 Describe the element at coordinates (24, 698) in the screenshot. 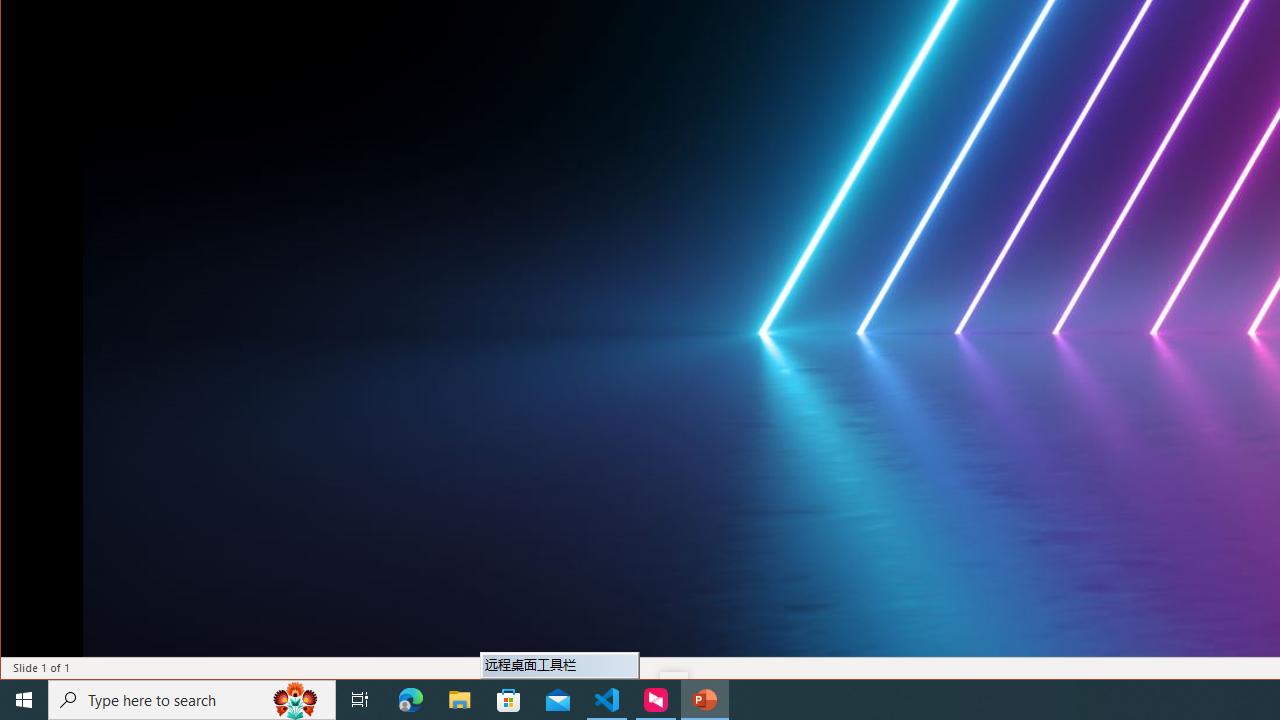

I see `'Start'` at that location.